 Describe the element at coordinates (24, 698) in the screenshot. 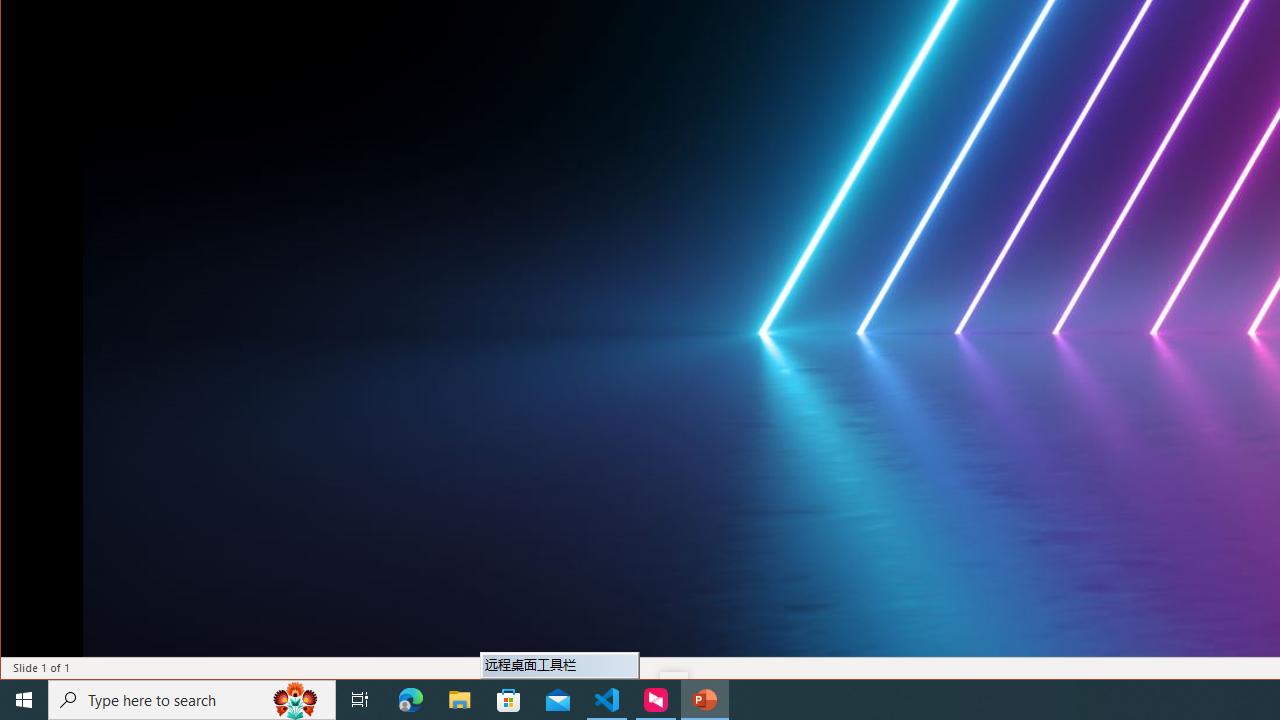

I see `'Start'` at that location.